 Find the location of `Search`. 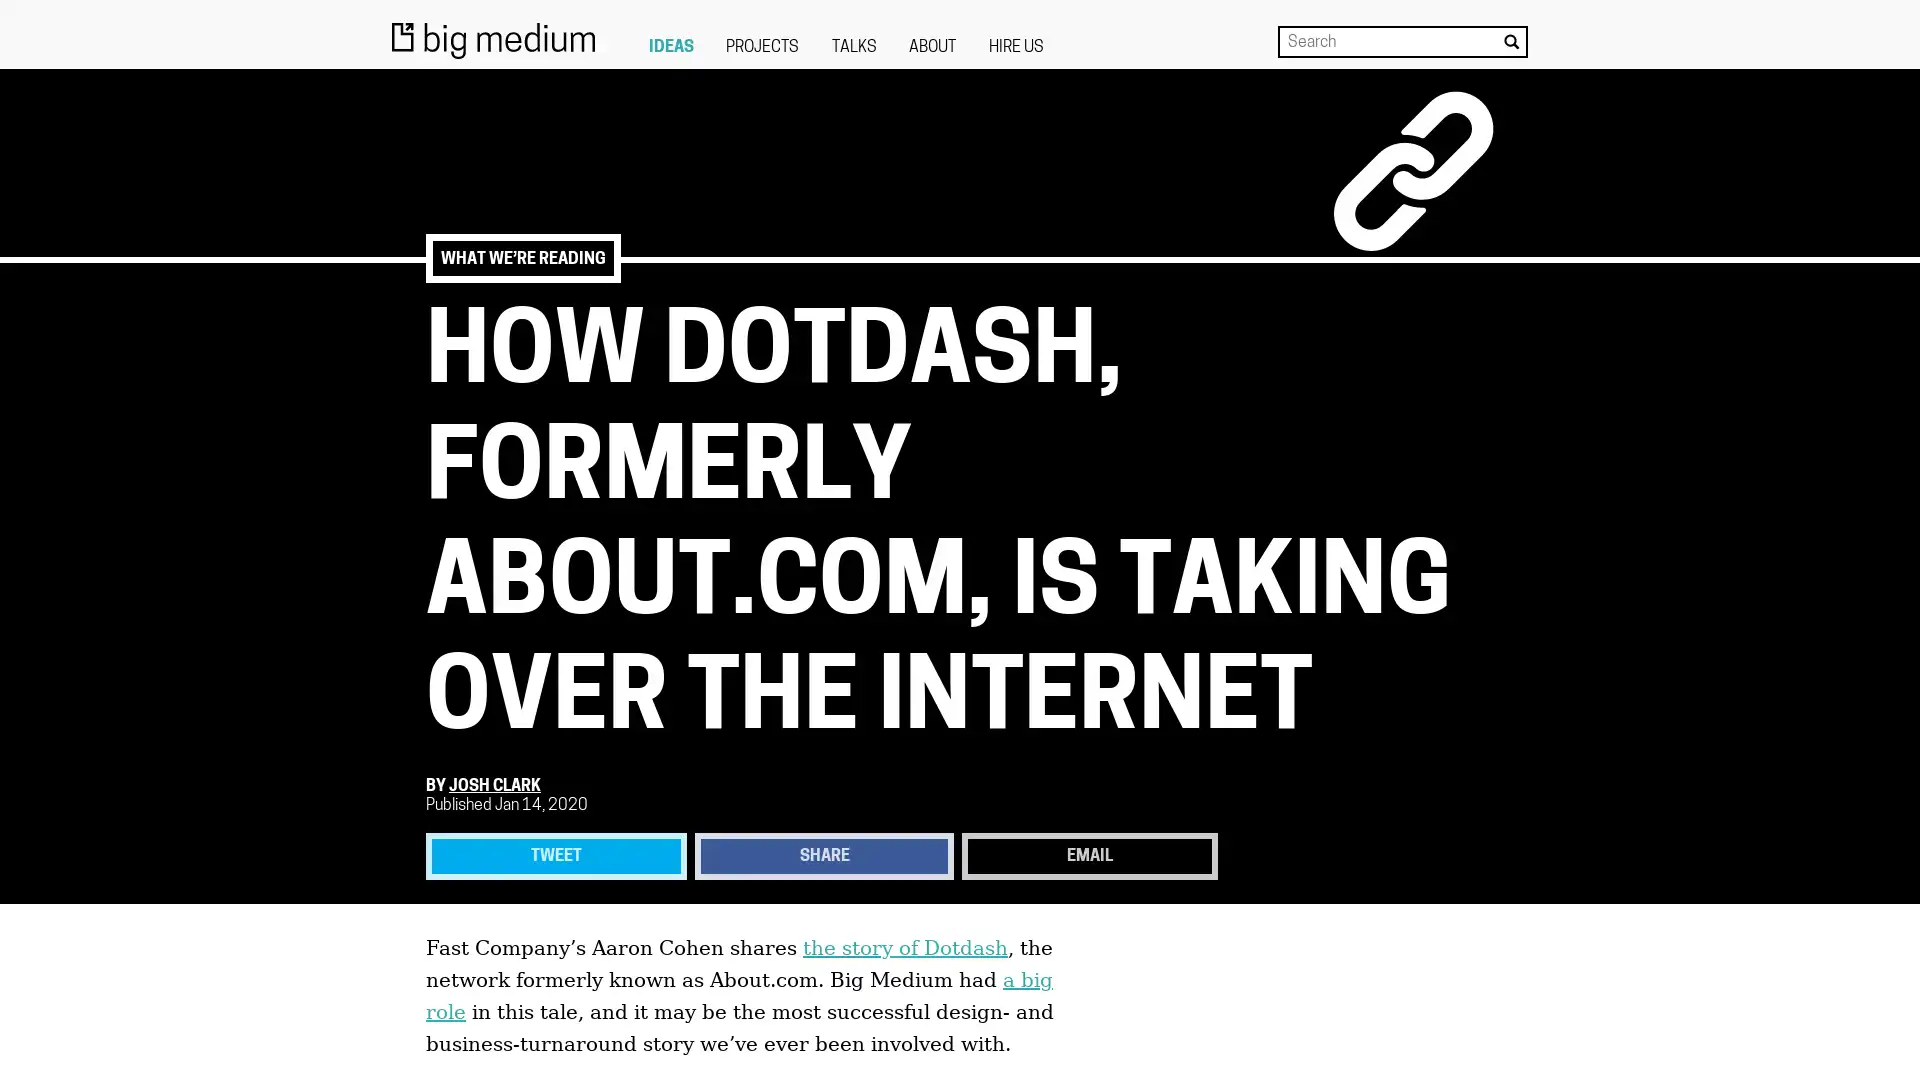

Search is located at coordinates (1511, 41).